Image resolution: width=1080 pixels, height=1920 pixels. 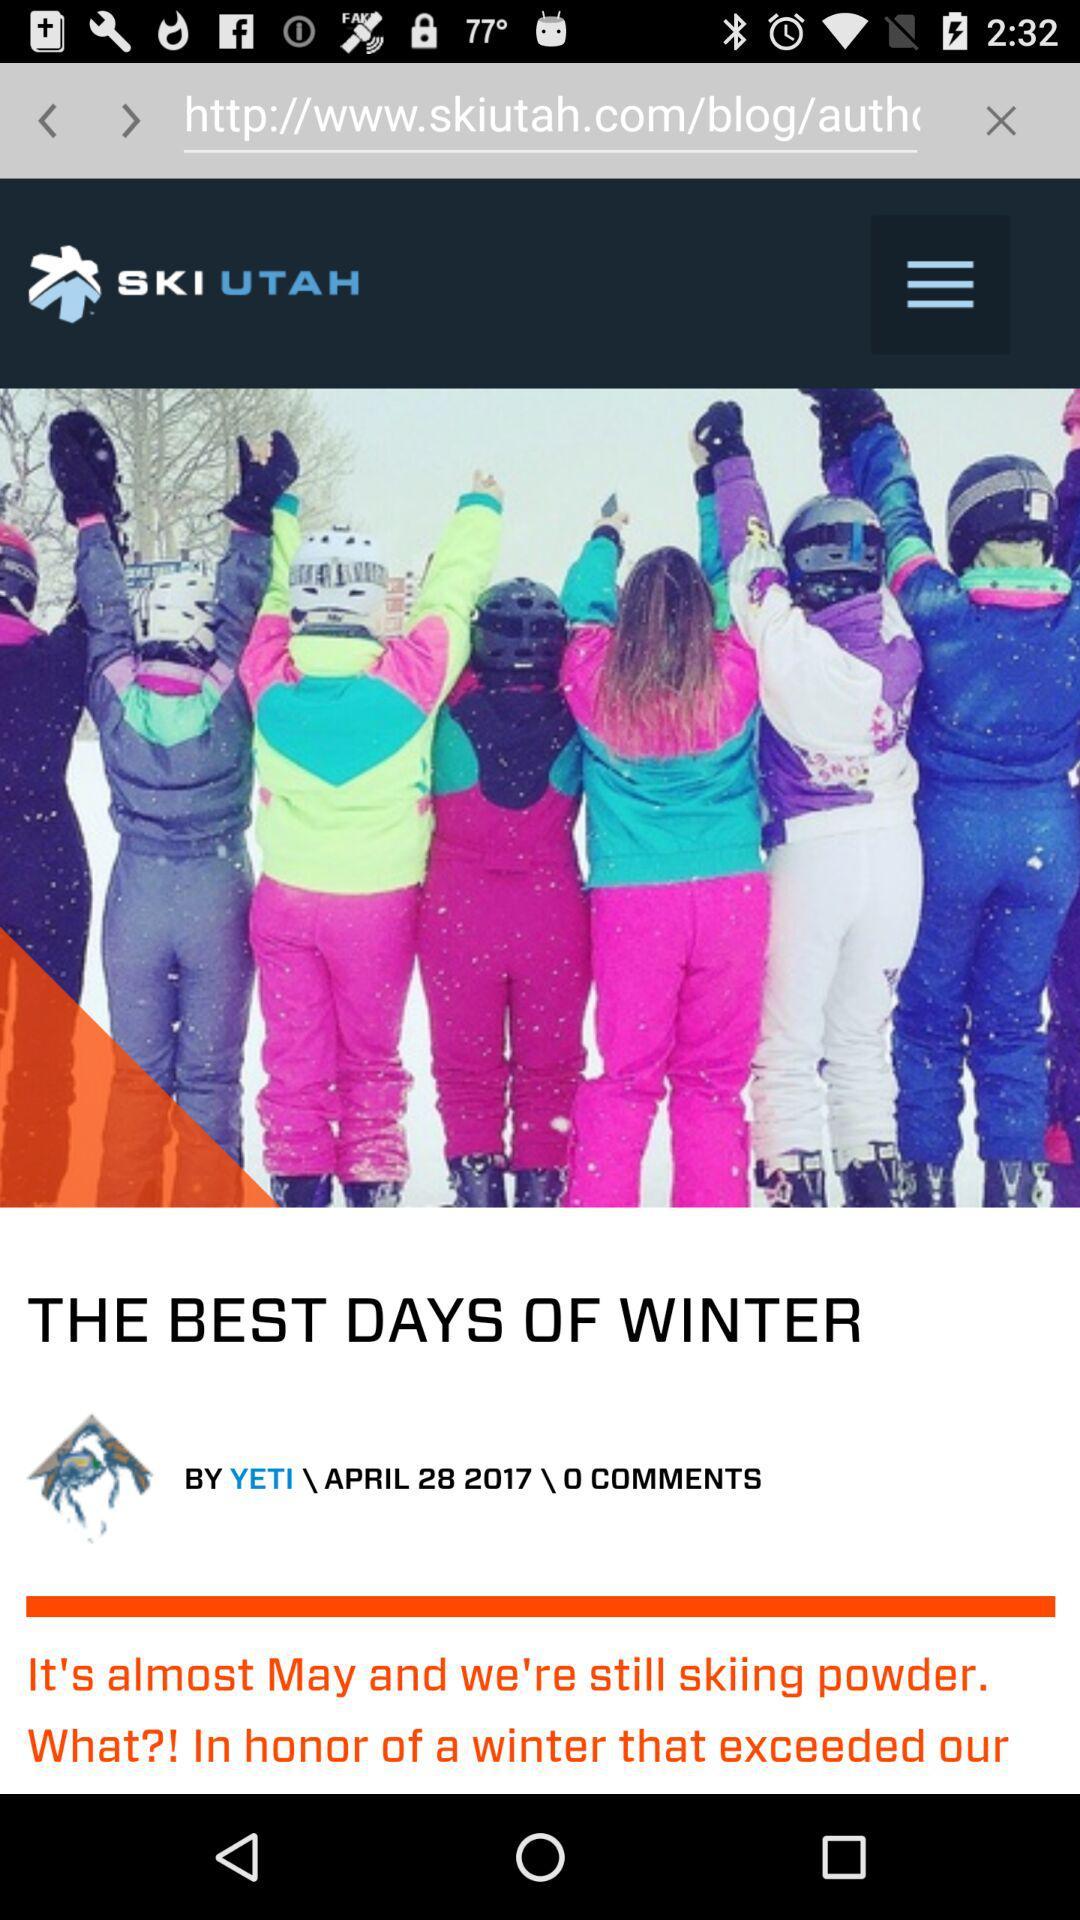 What do you see at coordinates (131, 128) in the screenshot?
I see `the arrow_forward icon` at bounding box center [131, 128].